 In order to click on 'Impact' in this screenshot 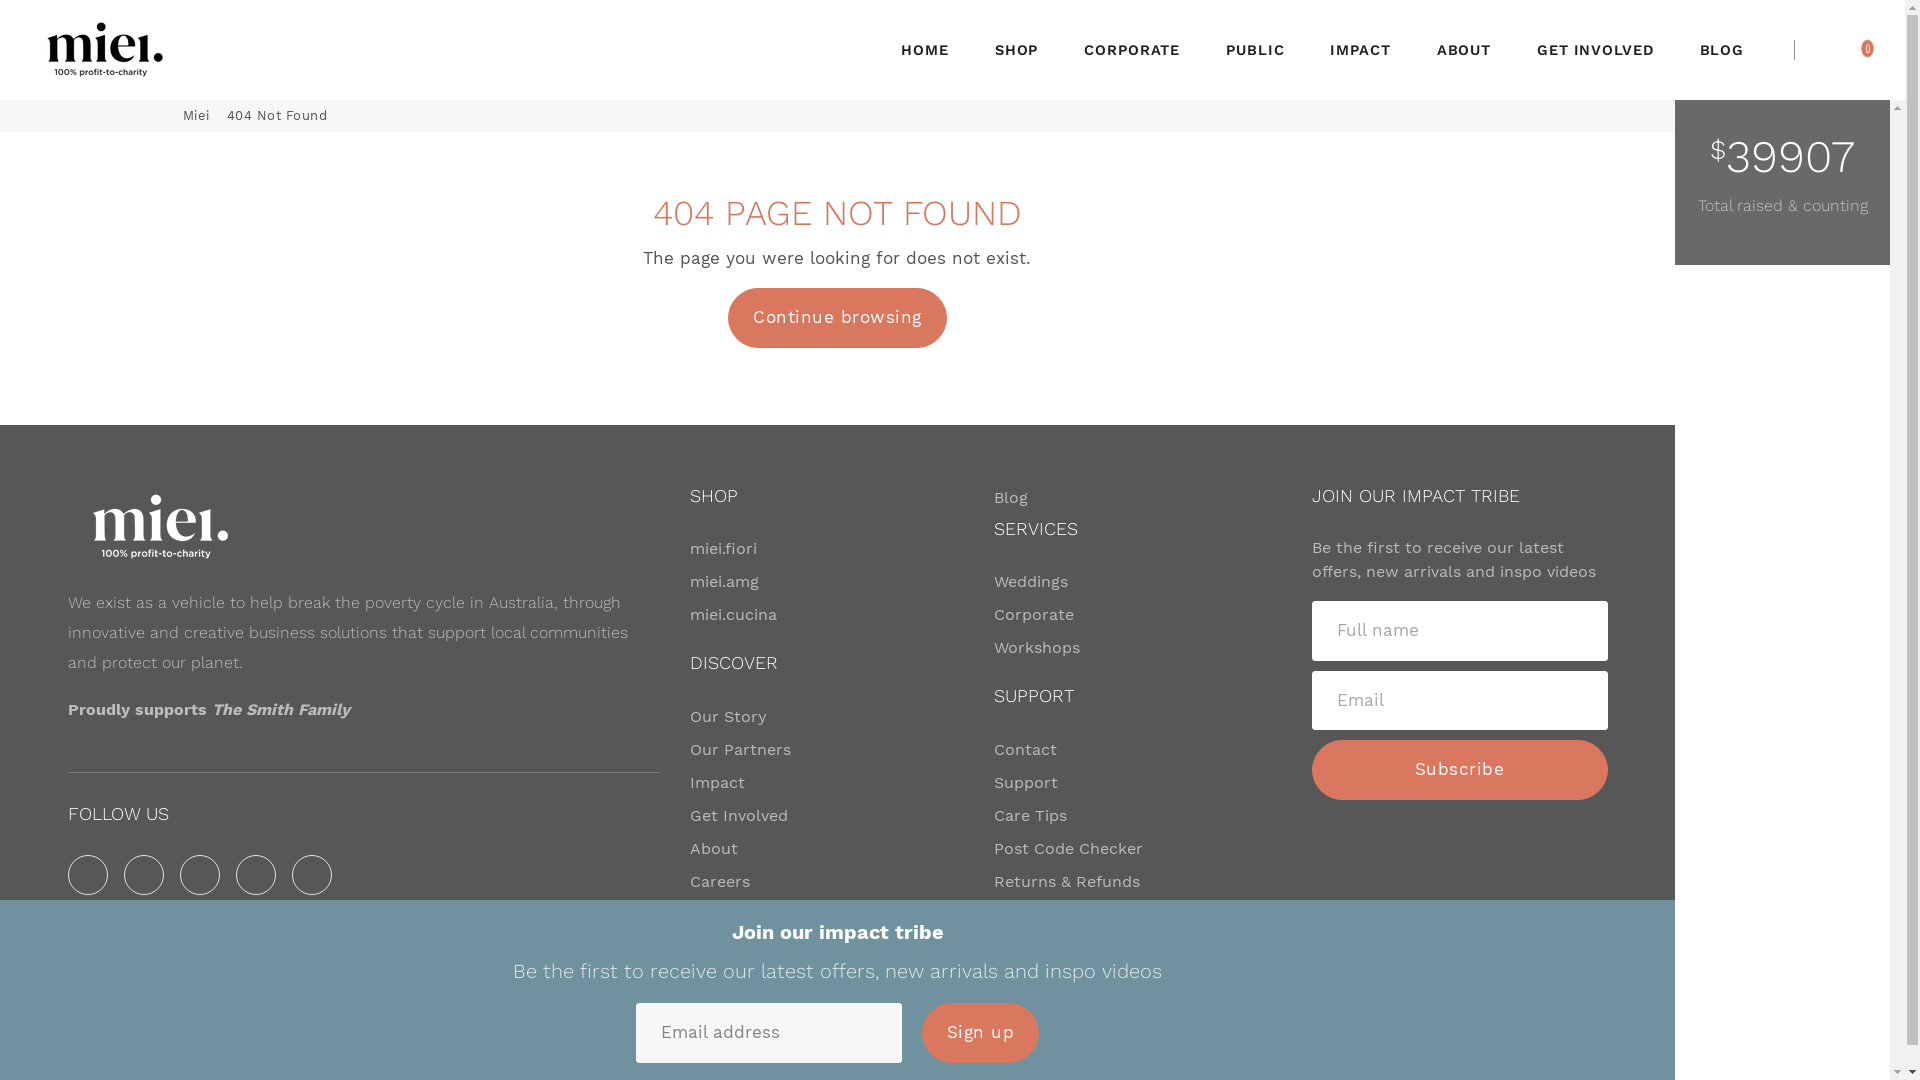, I will do `click(717, 782)`.